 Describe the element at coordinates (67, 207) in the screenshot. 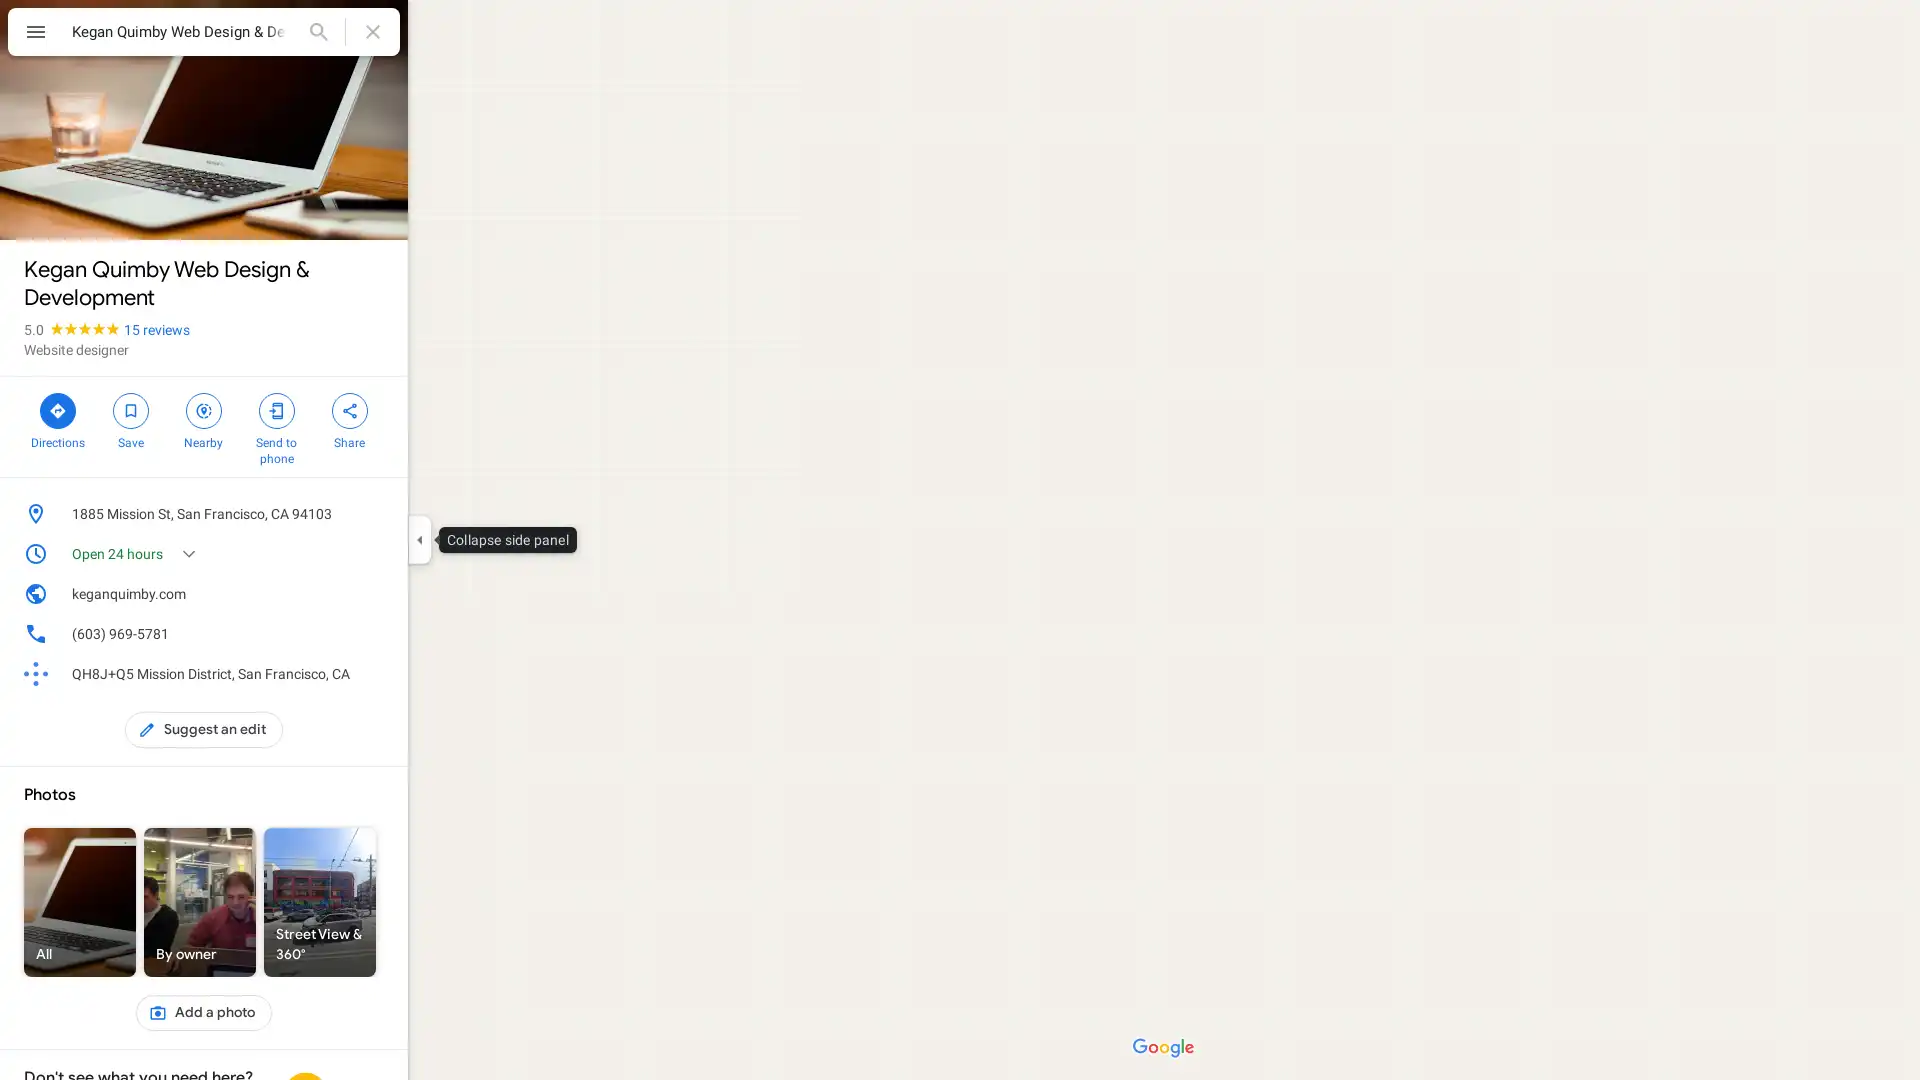

I see `5 photos` at that location.